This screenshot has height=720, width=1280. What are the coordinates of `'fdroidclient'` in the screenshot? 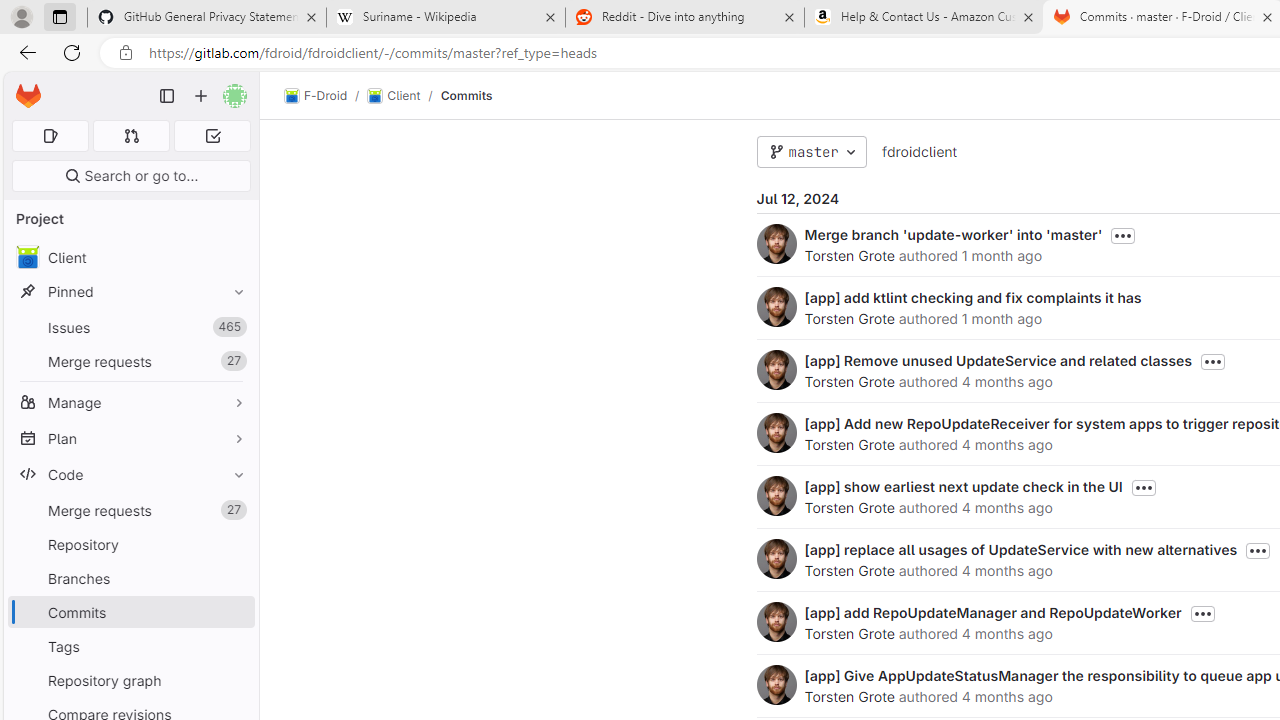 It's located at (918, 150).